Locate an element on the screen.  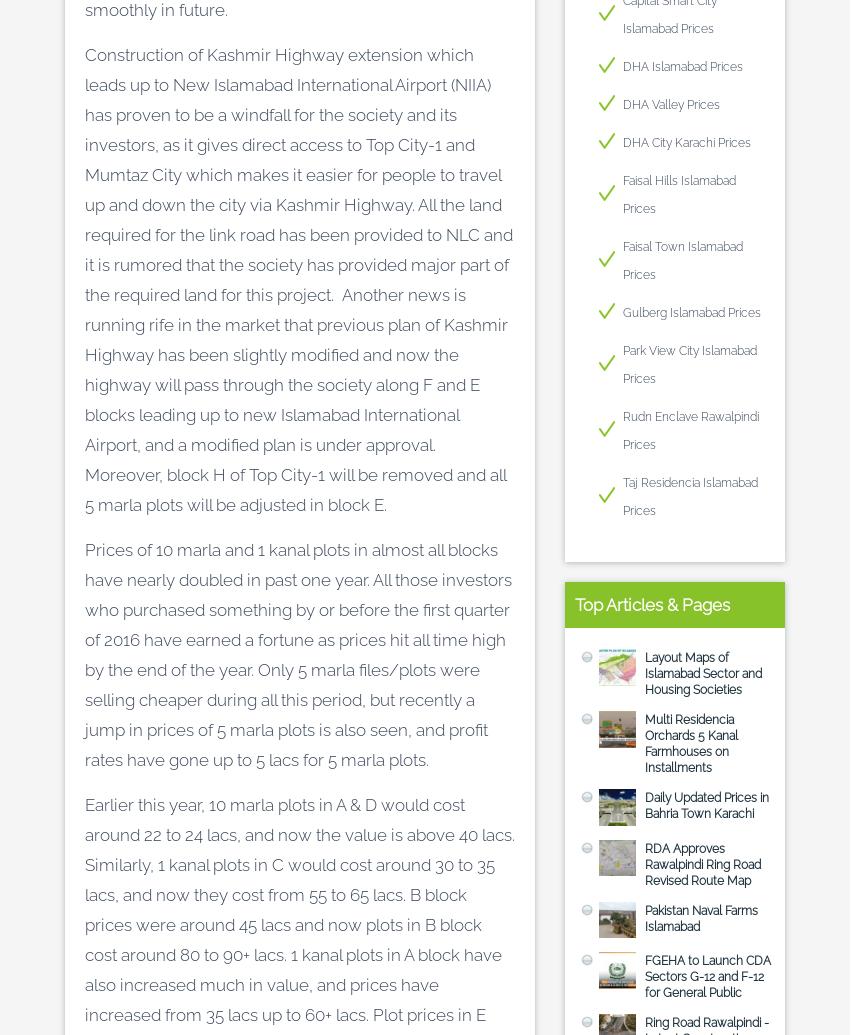
'FGEHA to Launch CDA Sectors G-12 and F-12 for General Public' is located at coordinates (706, 976).